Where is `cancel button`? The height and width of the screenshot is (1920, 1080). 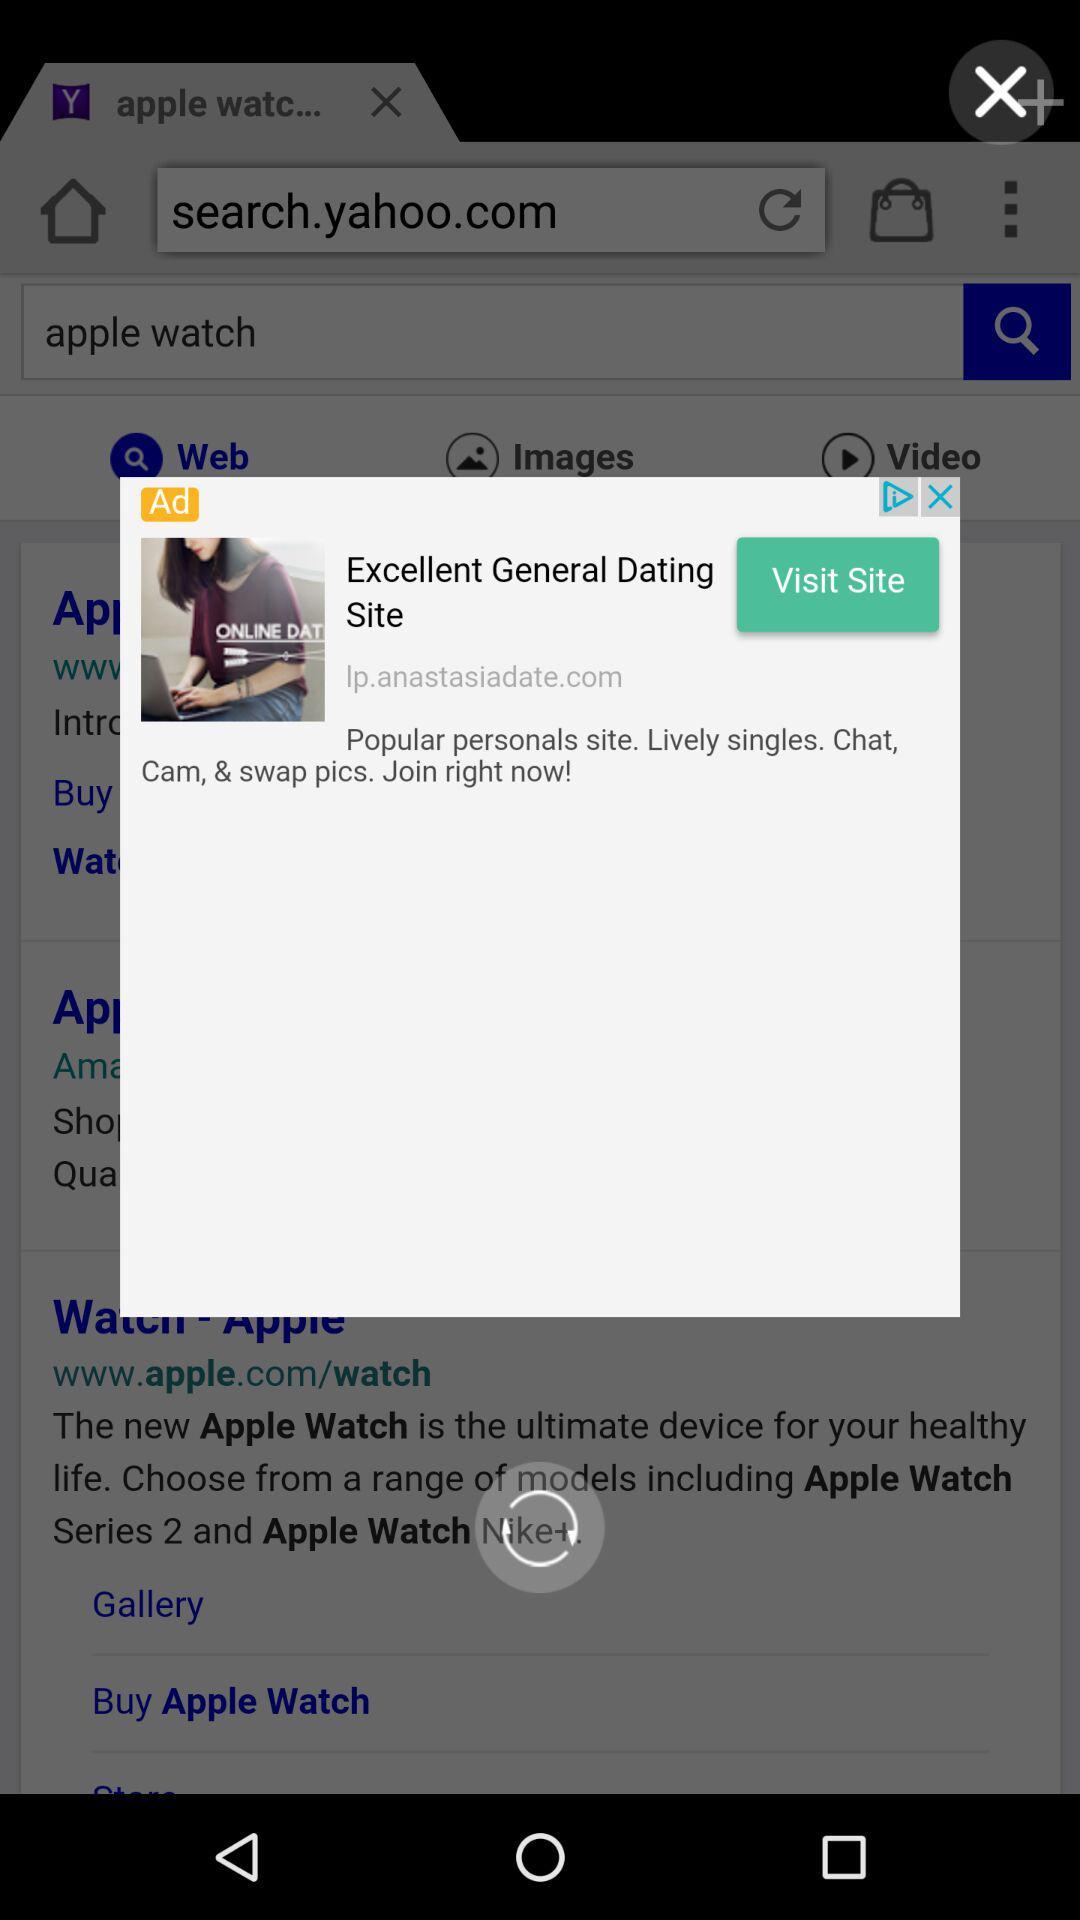
cancel button is located at coordinates (1001, 91).